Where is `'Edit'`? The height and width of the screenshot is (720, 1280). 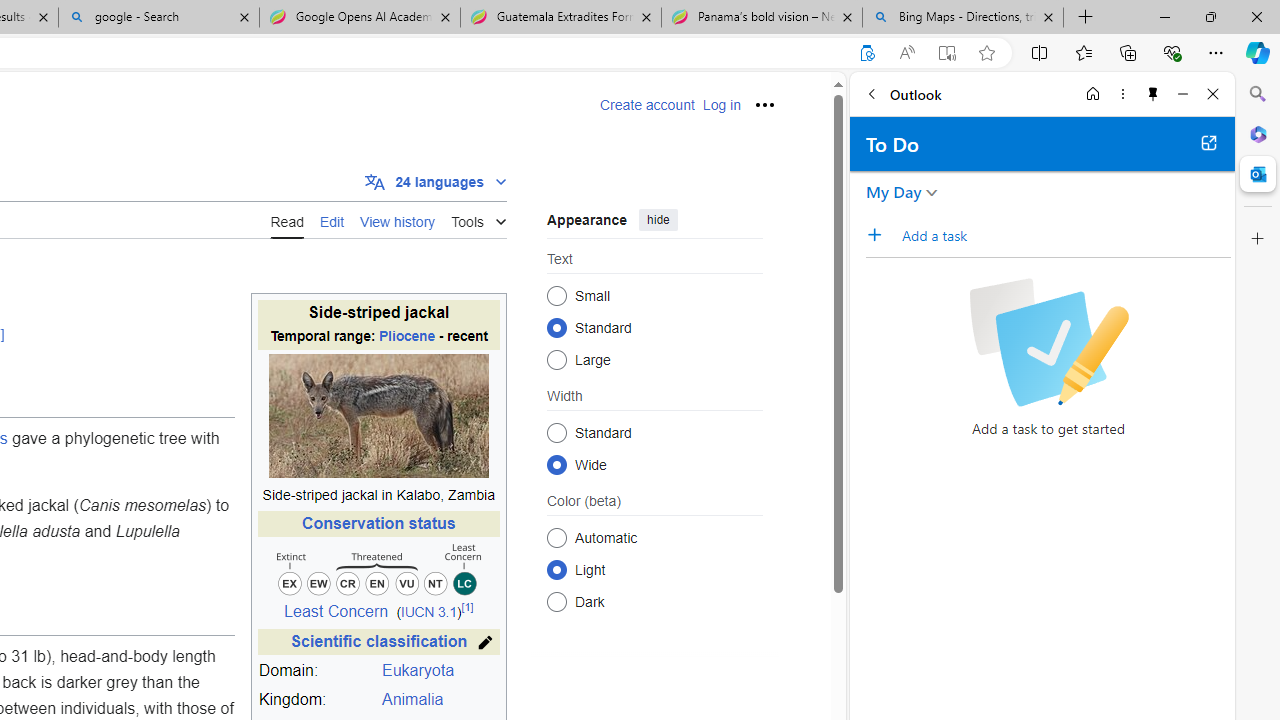
'Edit' is located at coordinates (332, 219).